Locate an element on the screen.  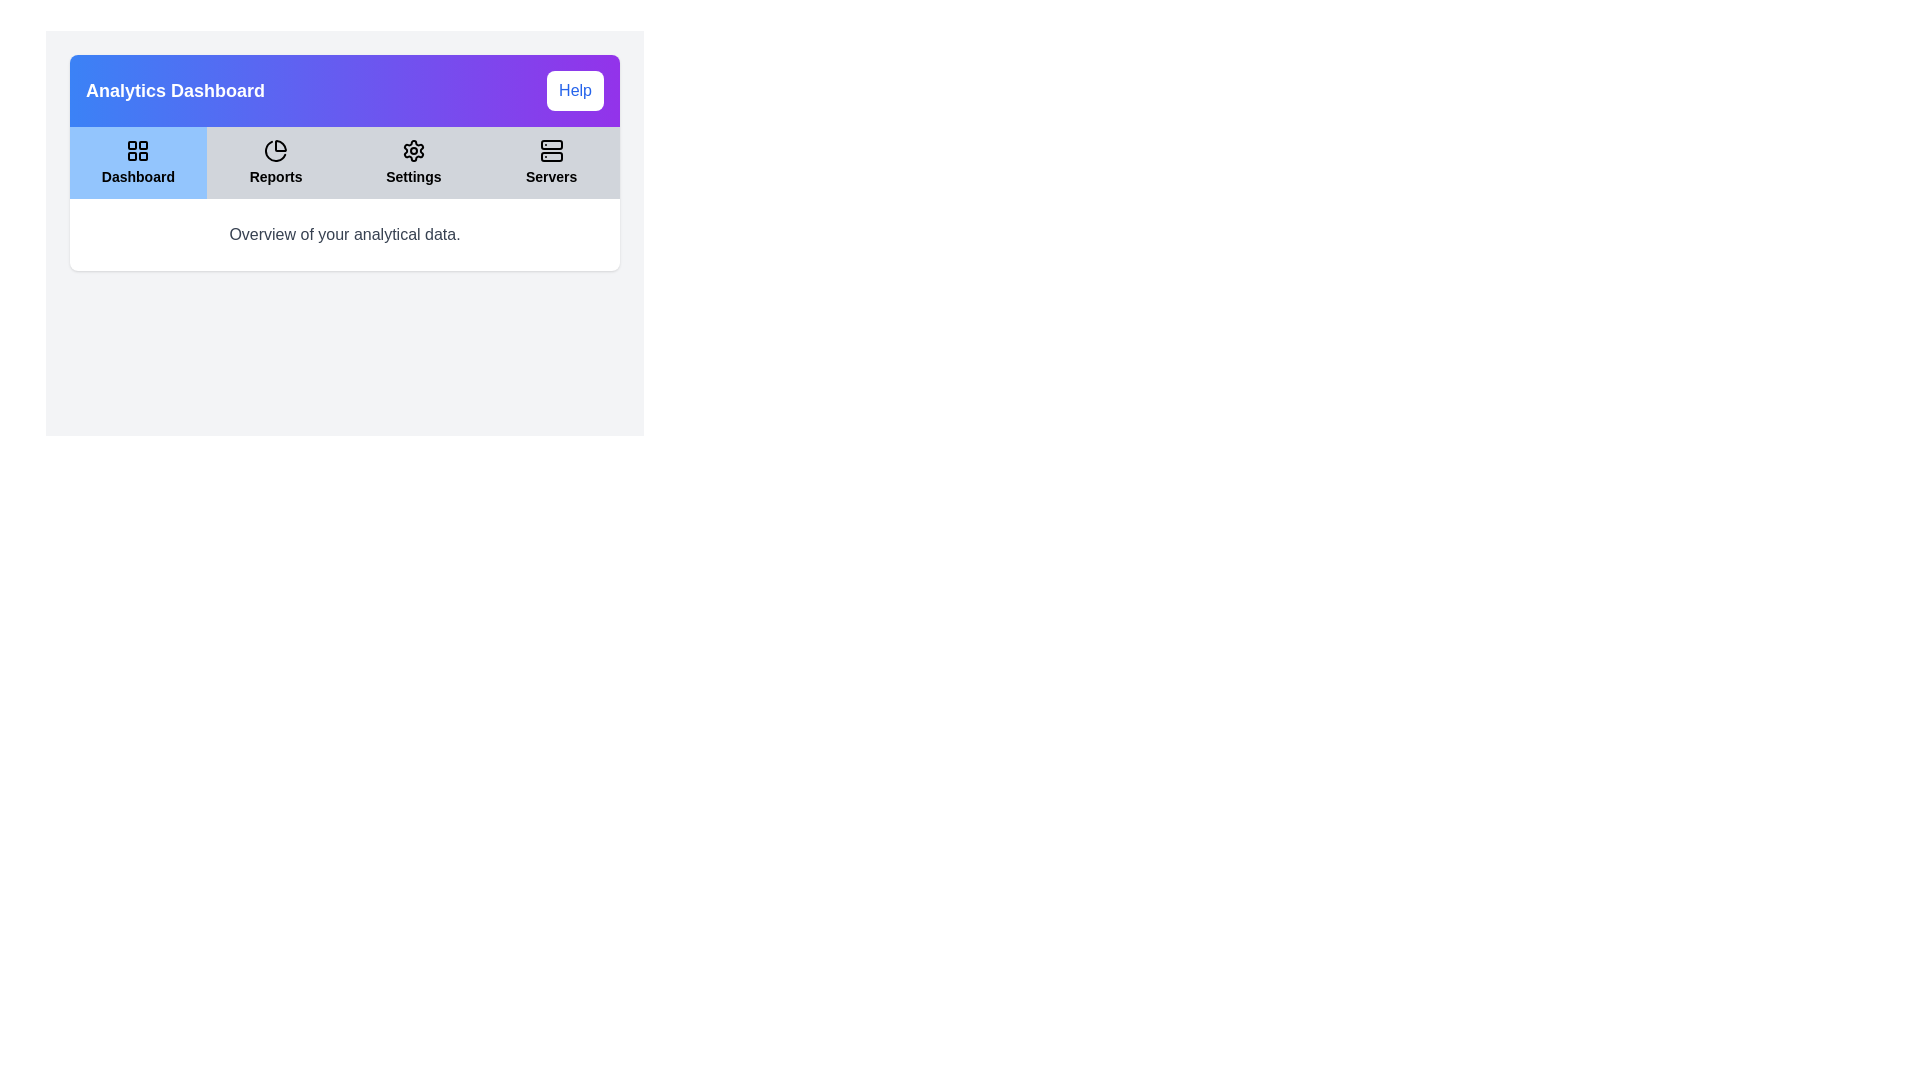
the gear-shaped icon button in the top navigation bar, which signifies settings or configurations, located between the Reports and Servers icons is located at coordinates (412, 149).